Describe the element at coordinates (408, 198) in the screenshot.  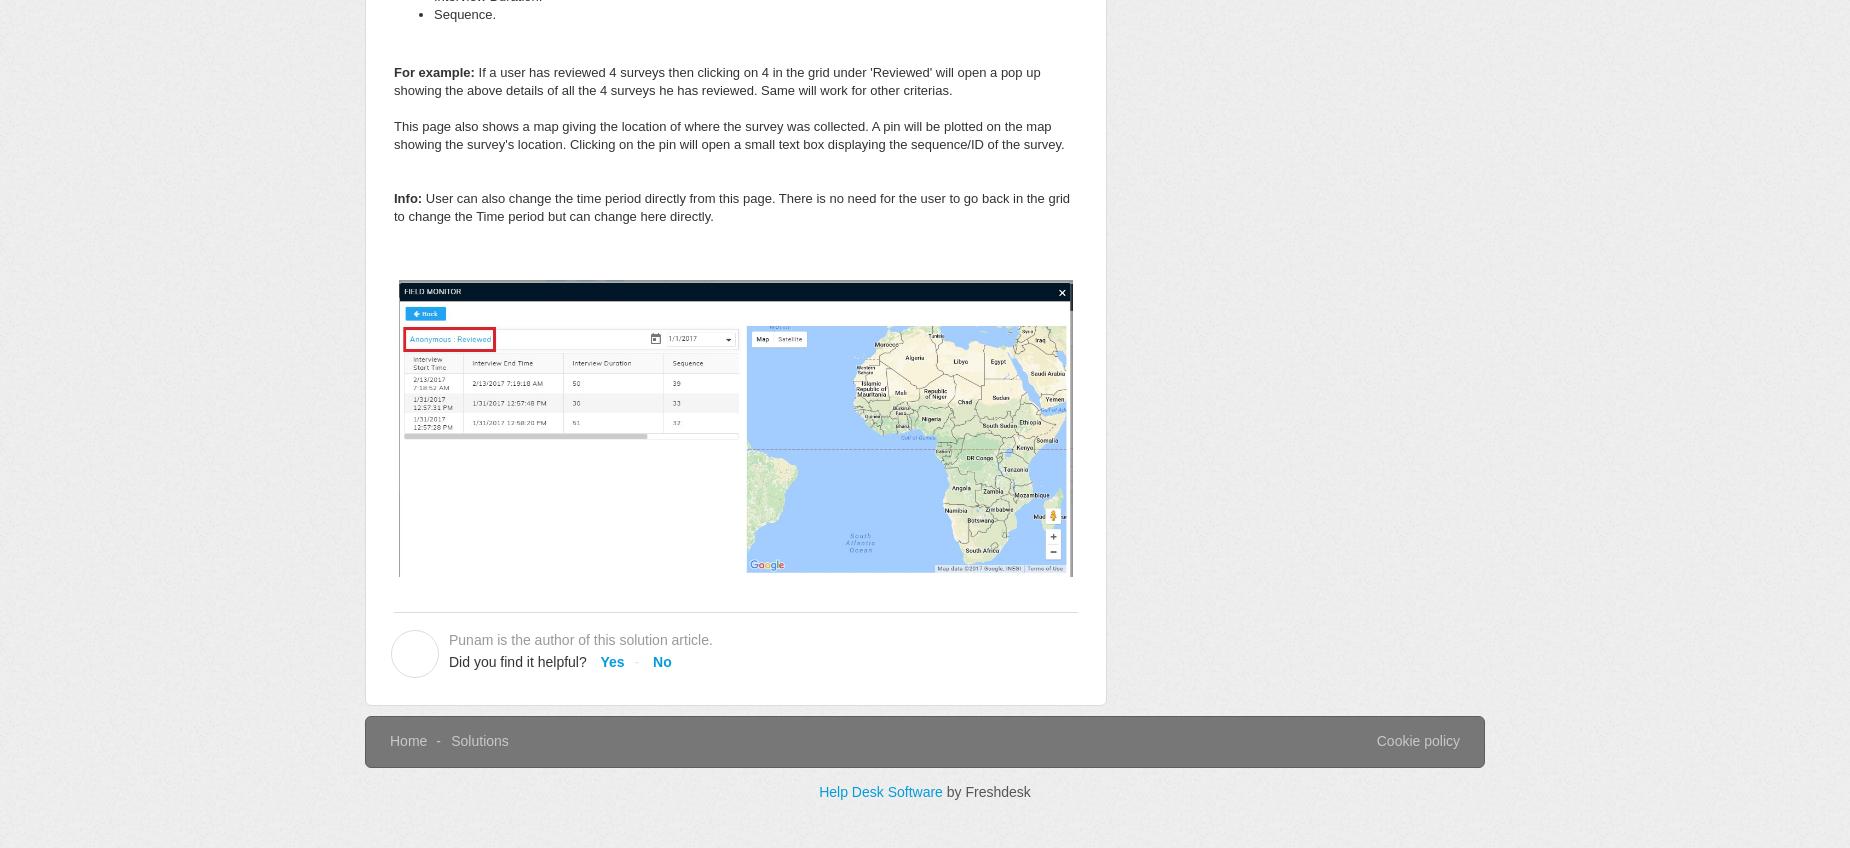
I see `'Info:'` at that location.